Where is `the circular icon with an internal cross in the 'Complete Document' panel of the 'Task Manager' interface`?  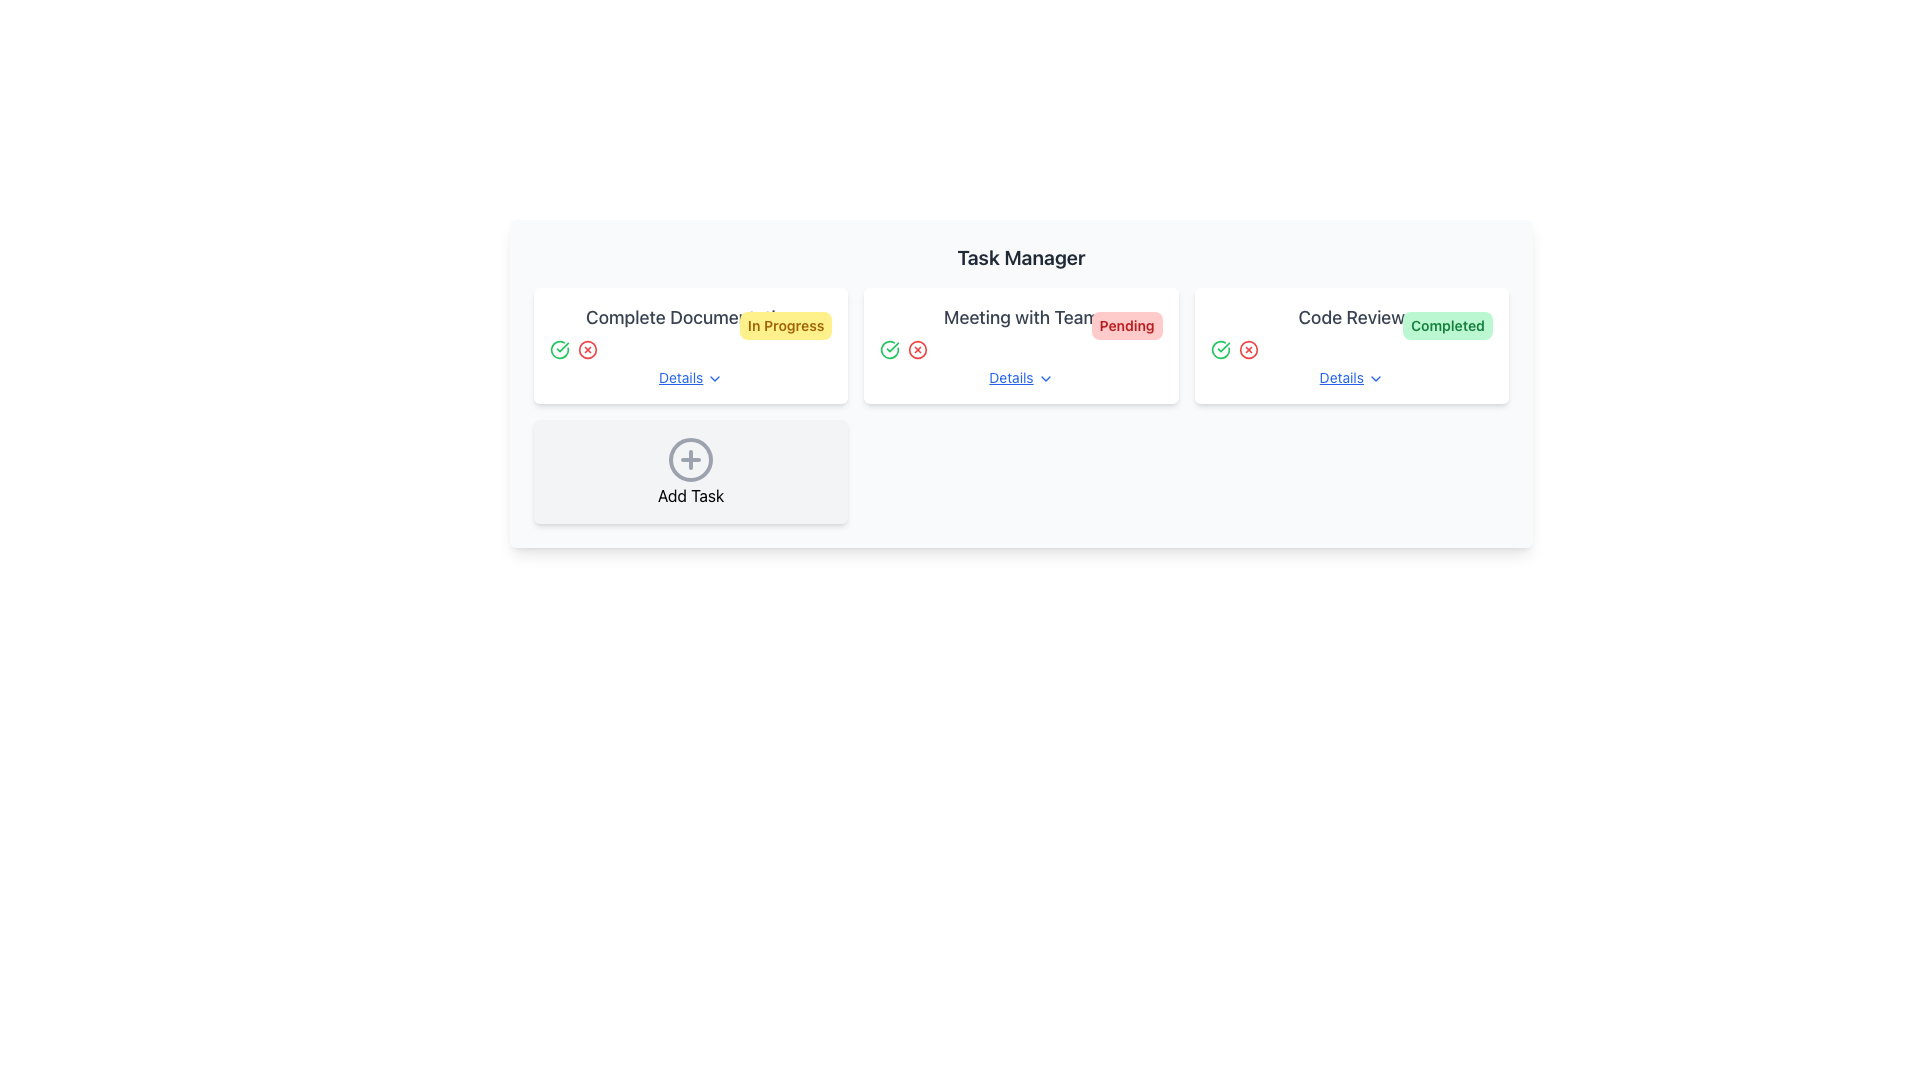
the circular icon with an internal cross in the 'Complete Document' panel of the 'Task Manager' interface is located at coordinates (587, 349).